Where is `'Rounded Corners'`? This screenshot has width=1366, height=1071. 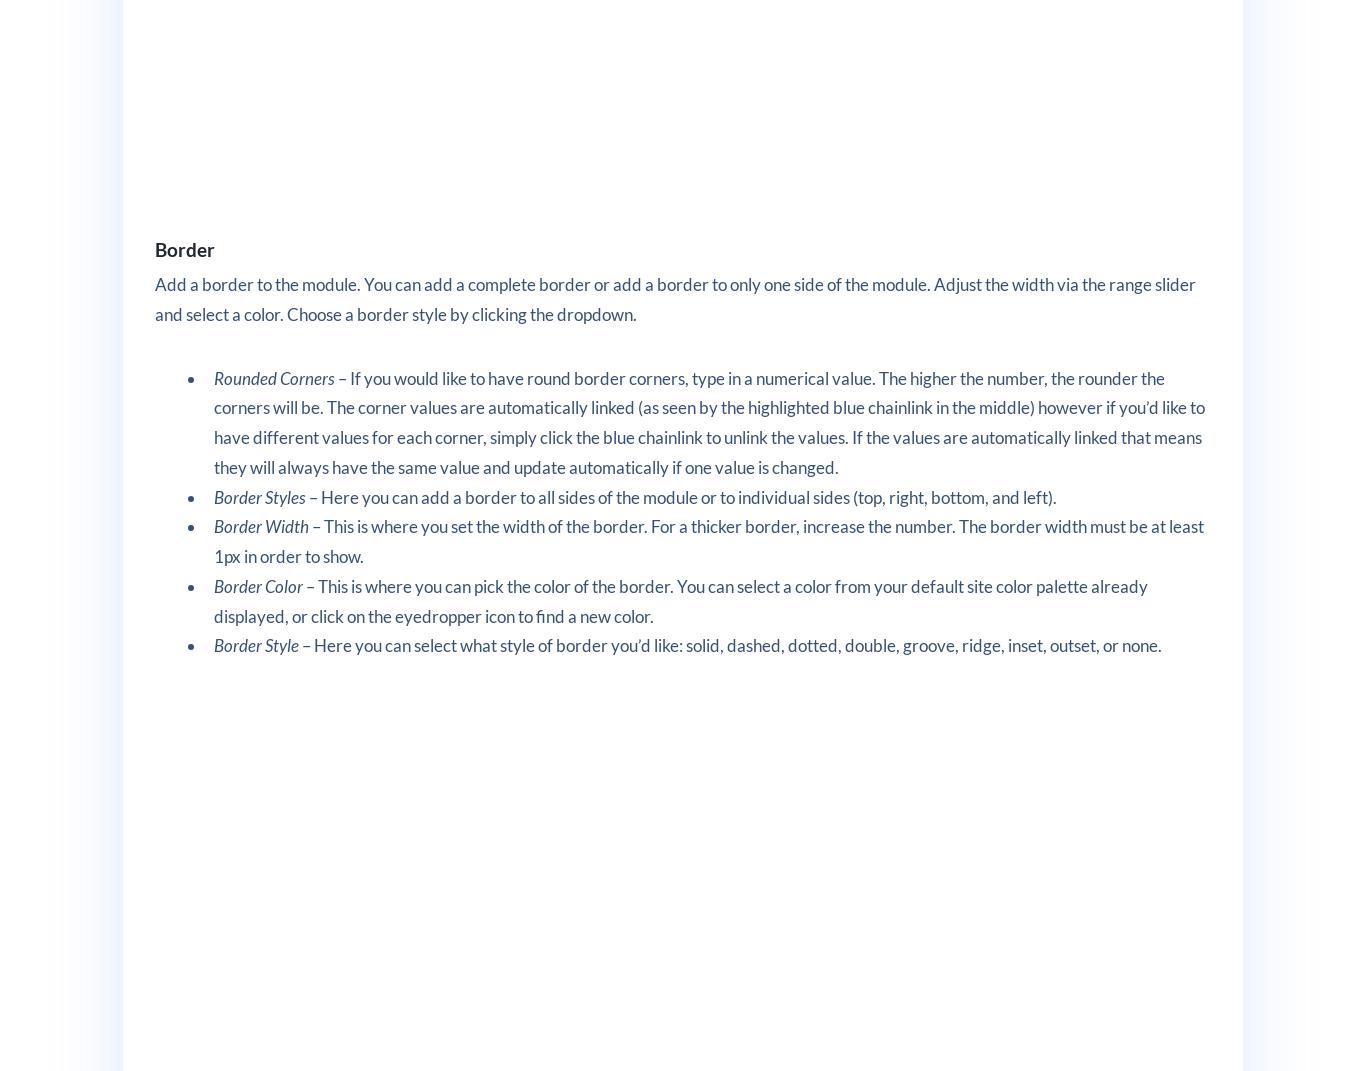 'Rounded Corners' is located at coordinates (274, 376).